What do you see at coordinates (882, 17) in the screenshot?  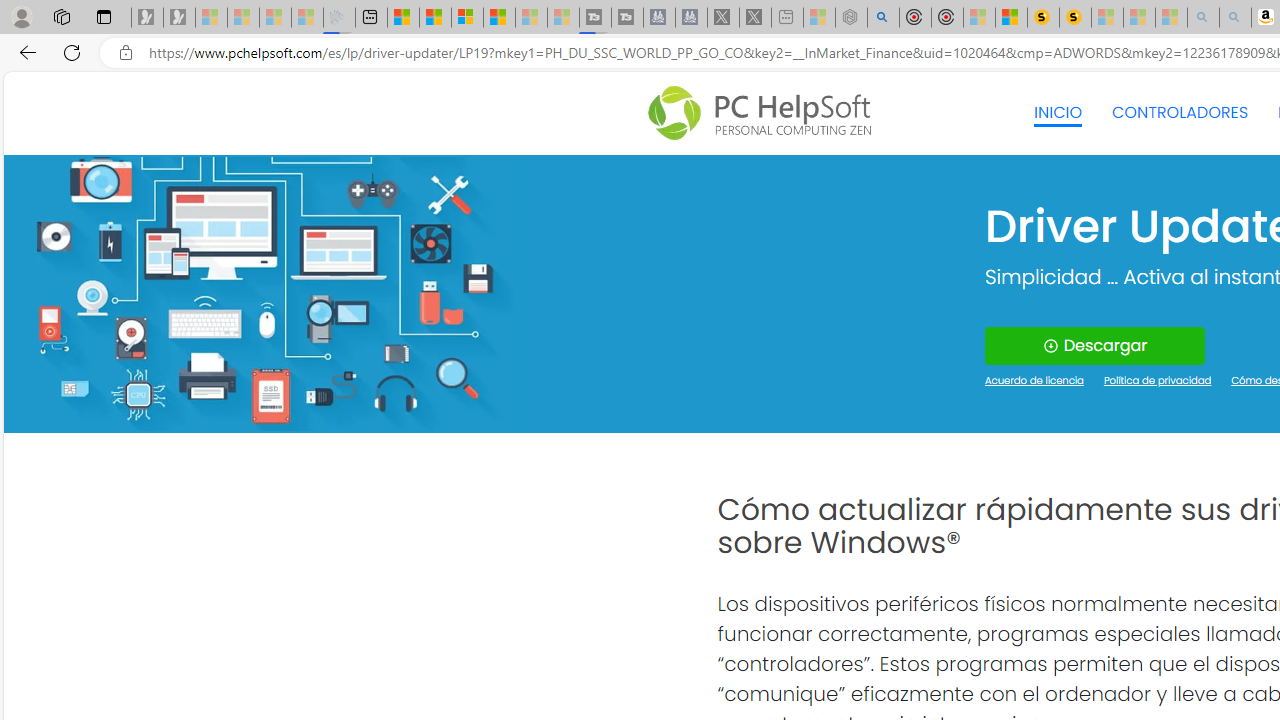 I see `'poe - Search'` at bounding box center [882, 17].